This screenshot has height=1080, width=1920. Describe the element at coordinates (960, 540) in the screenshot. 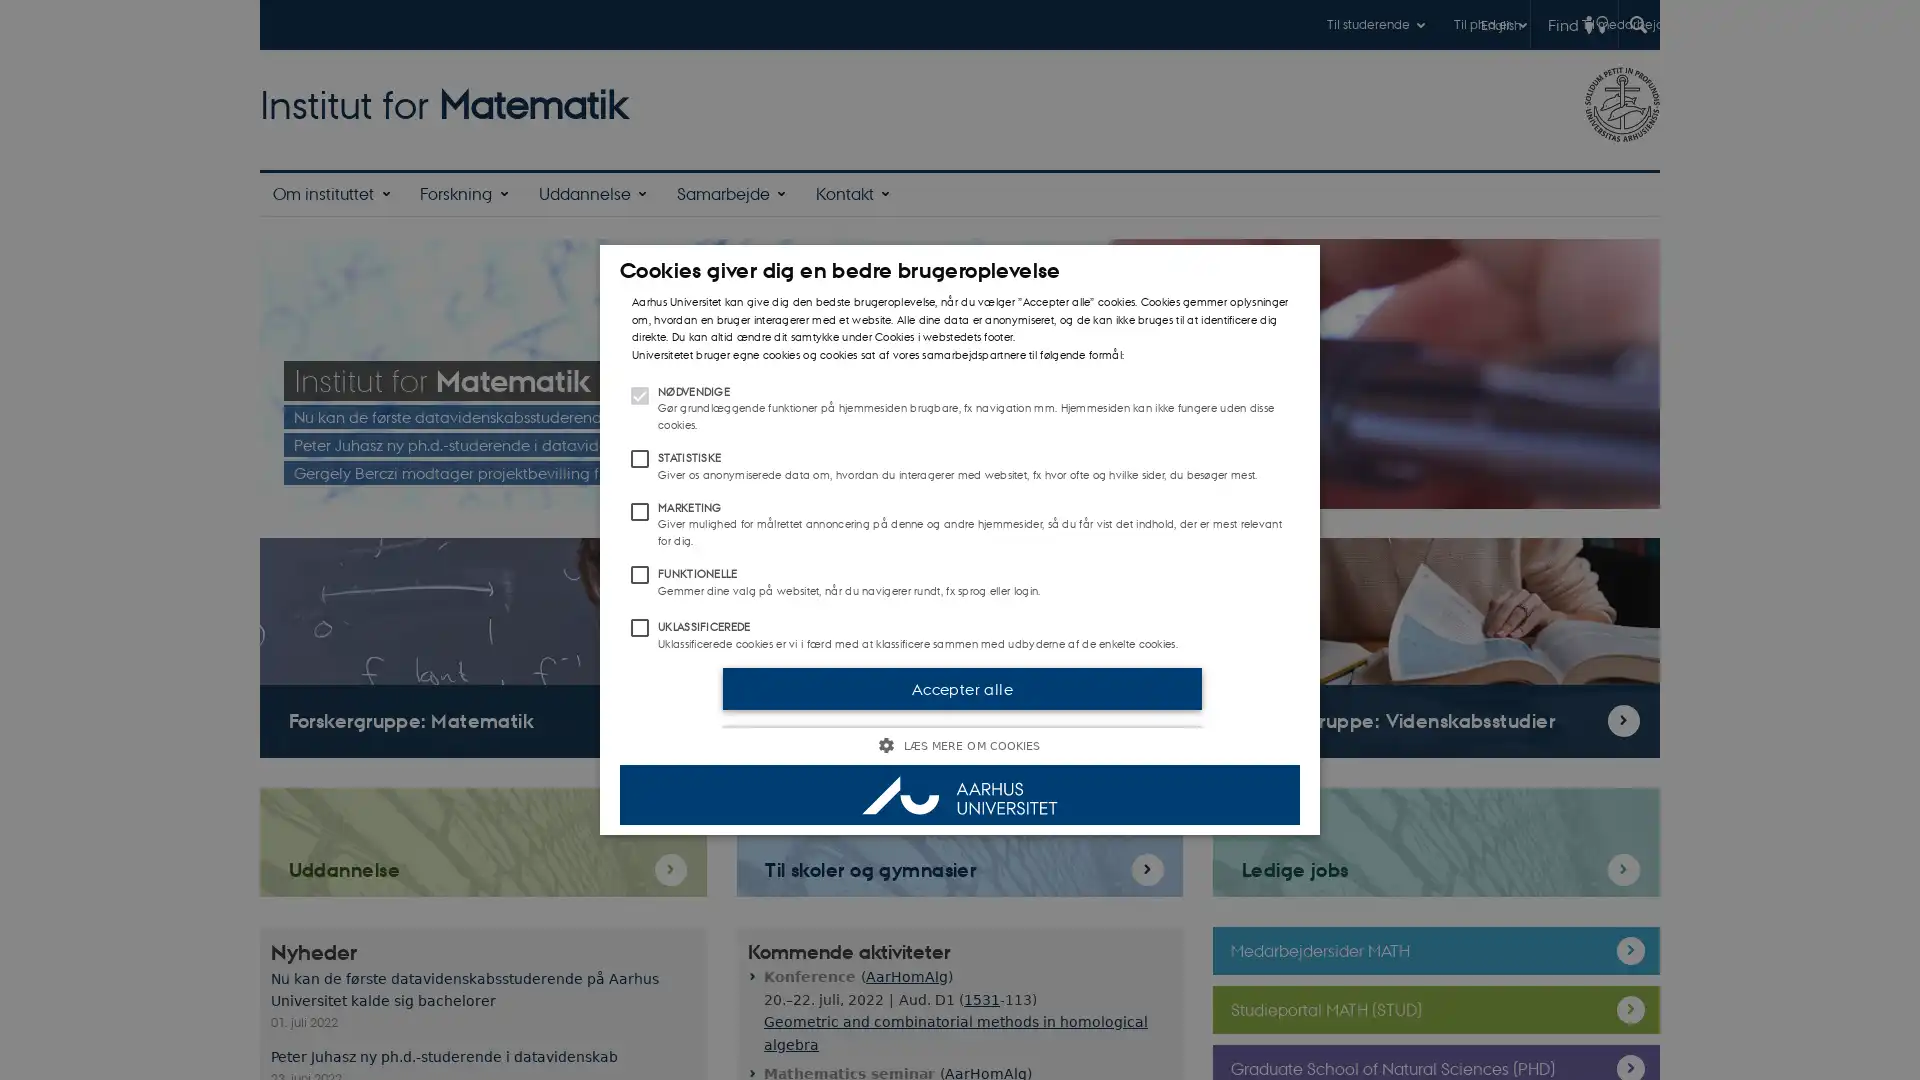

I see `Cookies giver dig en bedre brugeroplevelse Aarhus Universitet kan give dig den bedste brugeroplevelse, nar du vlger Accepter alle cookies. Cookies gemmer oplysninger om, hvordan en bruger interagerer med et website. Alle dine data er anonymiseret, og de kan ikke bruges til at identificere dig direkte. Du kan altid ndre dit samtykke under Cookies i webstedets footer. Universitetet bruger egne cookies og cookies sat af vores samarbejdspartnere til flgende formal: NDVENDIGE Gr grundlggende funktioner pa hjemmesiden brugbare, fx navigation mm. Hjemmesiden kan ikke fungere uden disse cookies. STATISTISKE Giver os anonymiserede data om, hvordan du interagerer med websitet, fx hvor ofte og hvilke sider, du besger mest. MARKETING Giver mulighed for malrettet annoncering pa denne og andre hjemmesider, sa du far vist det indhold, der er mest relevant for dig. FUNKTIONELLE Gemmer dine valg pa websitet, nar du navigerer rundt, fx sprog eller login. UKLASSIFICEREDE Uklassificerede cookies er vi i frd med at klassificere sammen med udbyderne af de enkelte cookies. Accepter alle Accepter valgte LS MERE OM COOKIES LISTE OVER COOKIES COOKIEPOLITIK ANNONCEINDSTILLINGER Ndvendige Statistiske Marketing Funktionelle Uklassificerede Ndvendige cookies hjlper med at gre hjemmesiden brugbar ved at aktivere nogle grundlggende funktioner som navigation mm. Hjemmesiden kan ikke fungerer uden disse cookies. Disse cookies hjlper Aarhus Universitet med at forsta, hvordan du interagerer med websitet. Vi bruger denne information til at forbedre vores website.` at that location.